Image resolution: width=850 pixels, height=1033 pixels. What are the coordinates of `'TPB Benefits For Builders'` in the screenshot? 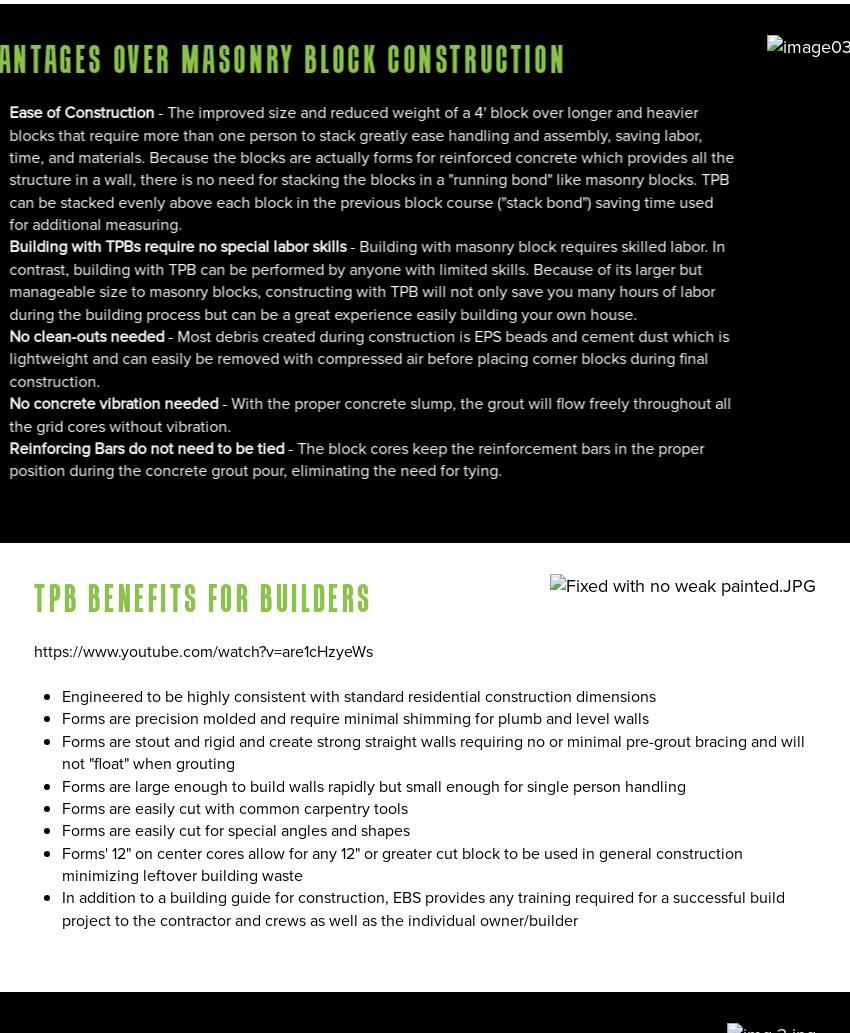 It's located at (202, 595).